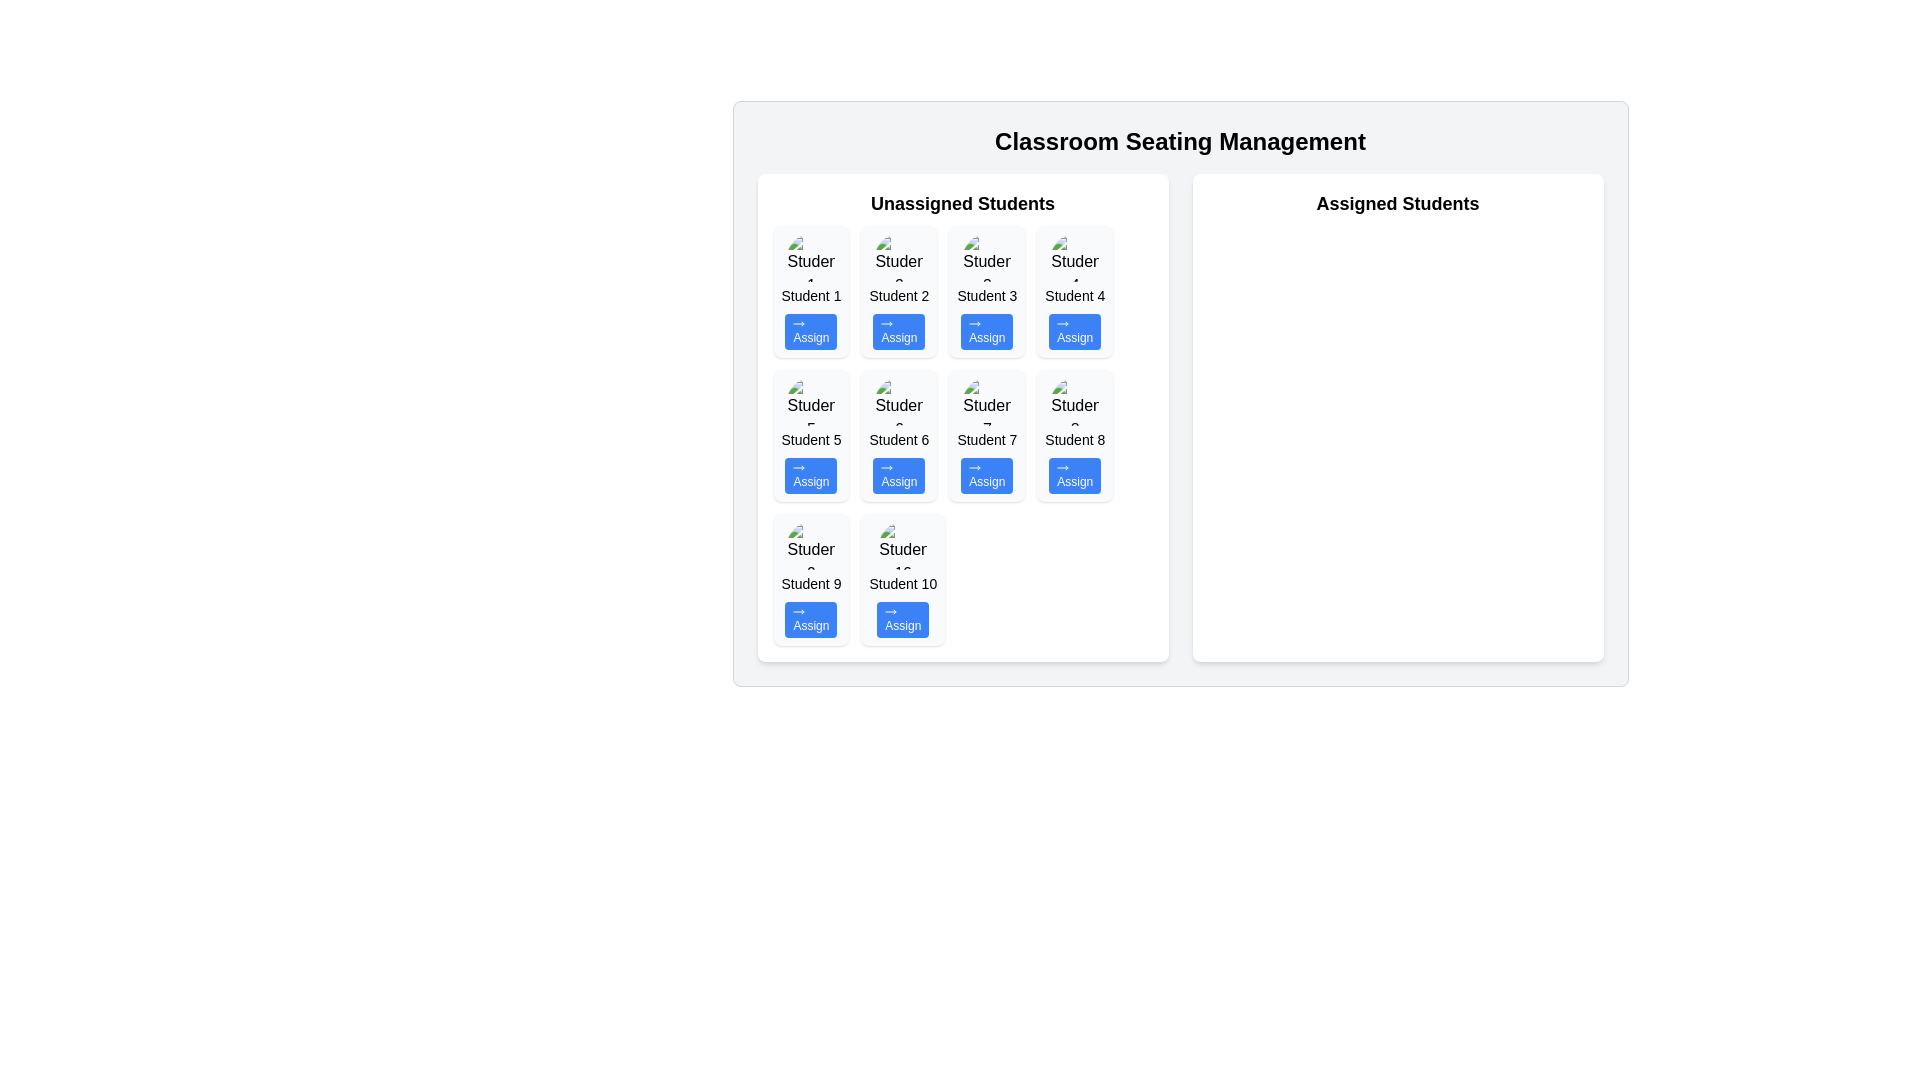 The image size is (1920, 1080). I want to click on the student card in the unassigned list to get additional details, so click(902, 579).